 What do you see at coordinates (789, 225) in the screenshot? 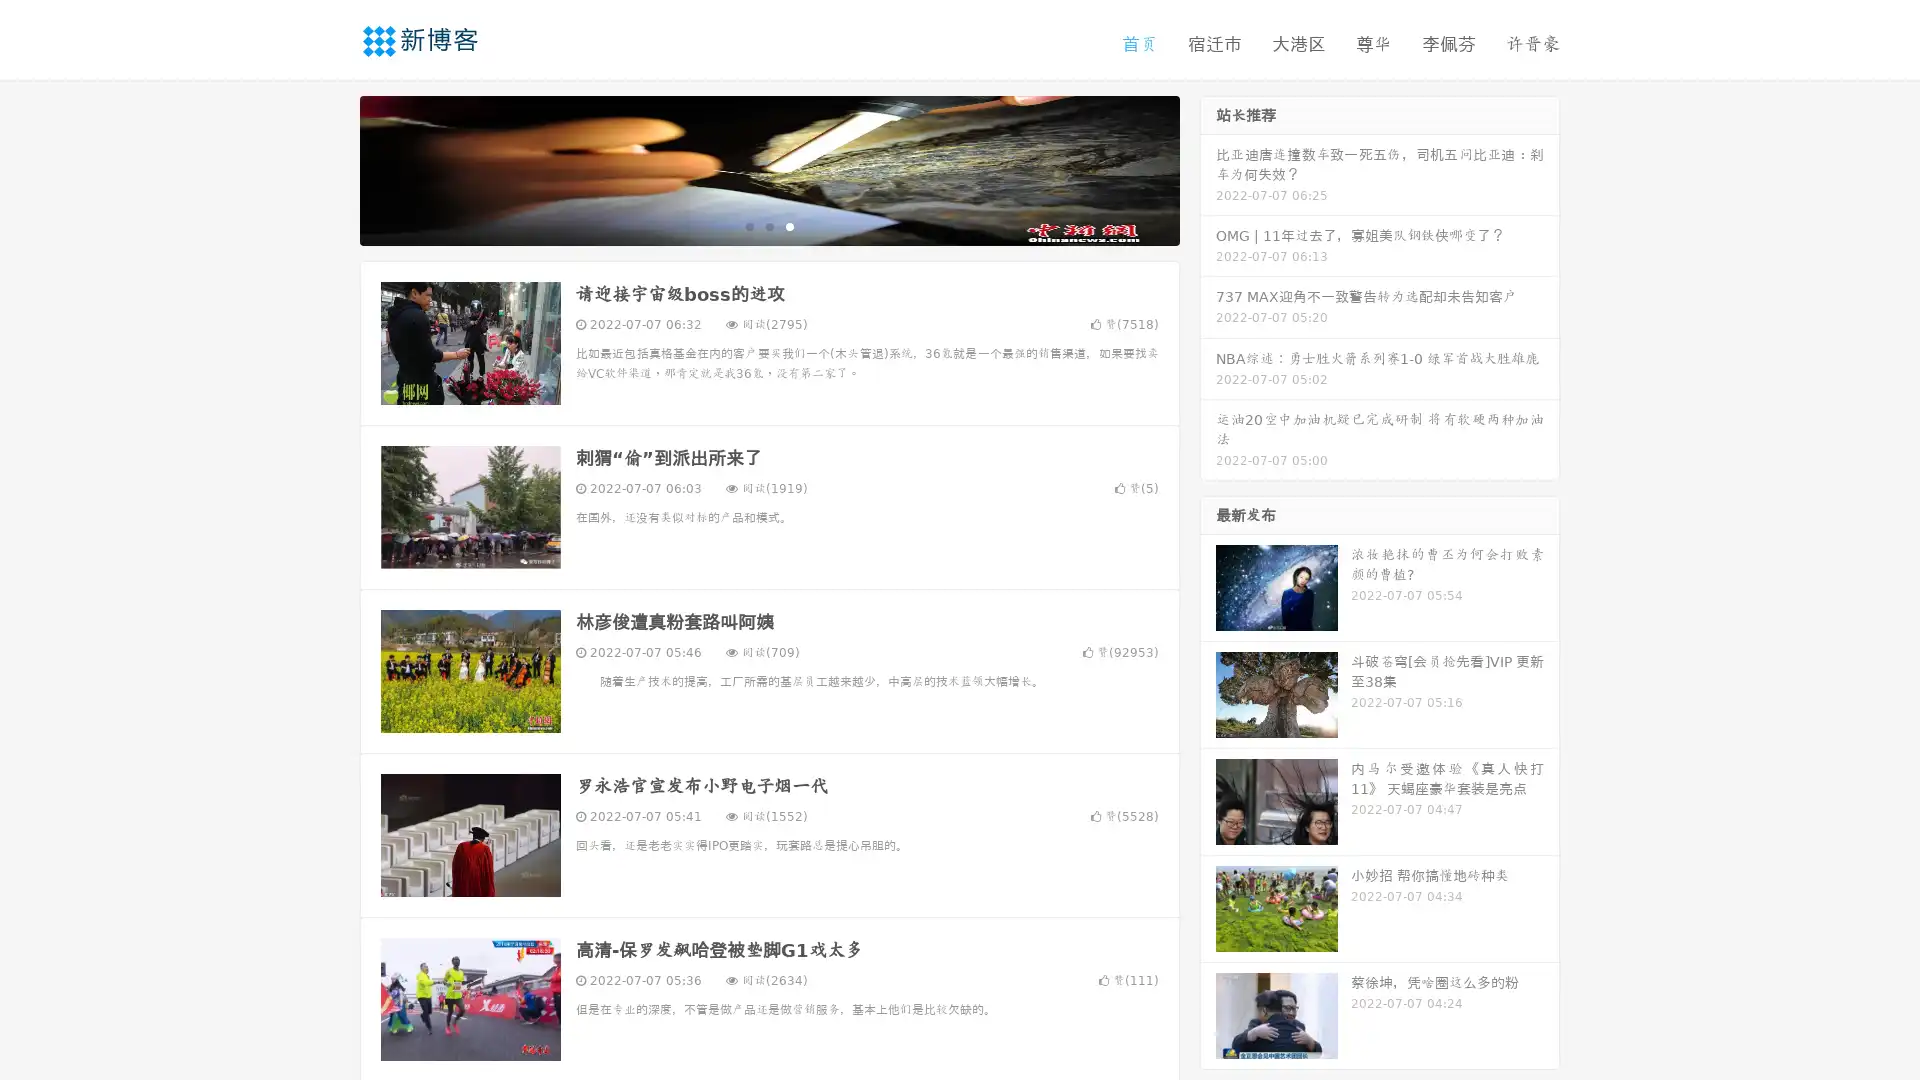
I see `Go to slide 3` at bounding box center [789, 225].